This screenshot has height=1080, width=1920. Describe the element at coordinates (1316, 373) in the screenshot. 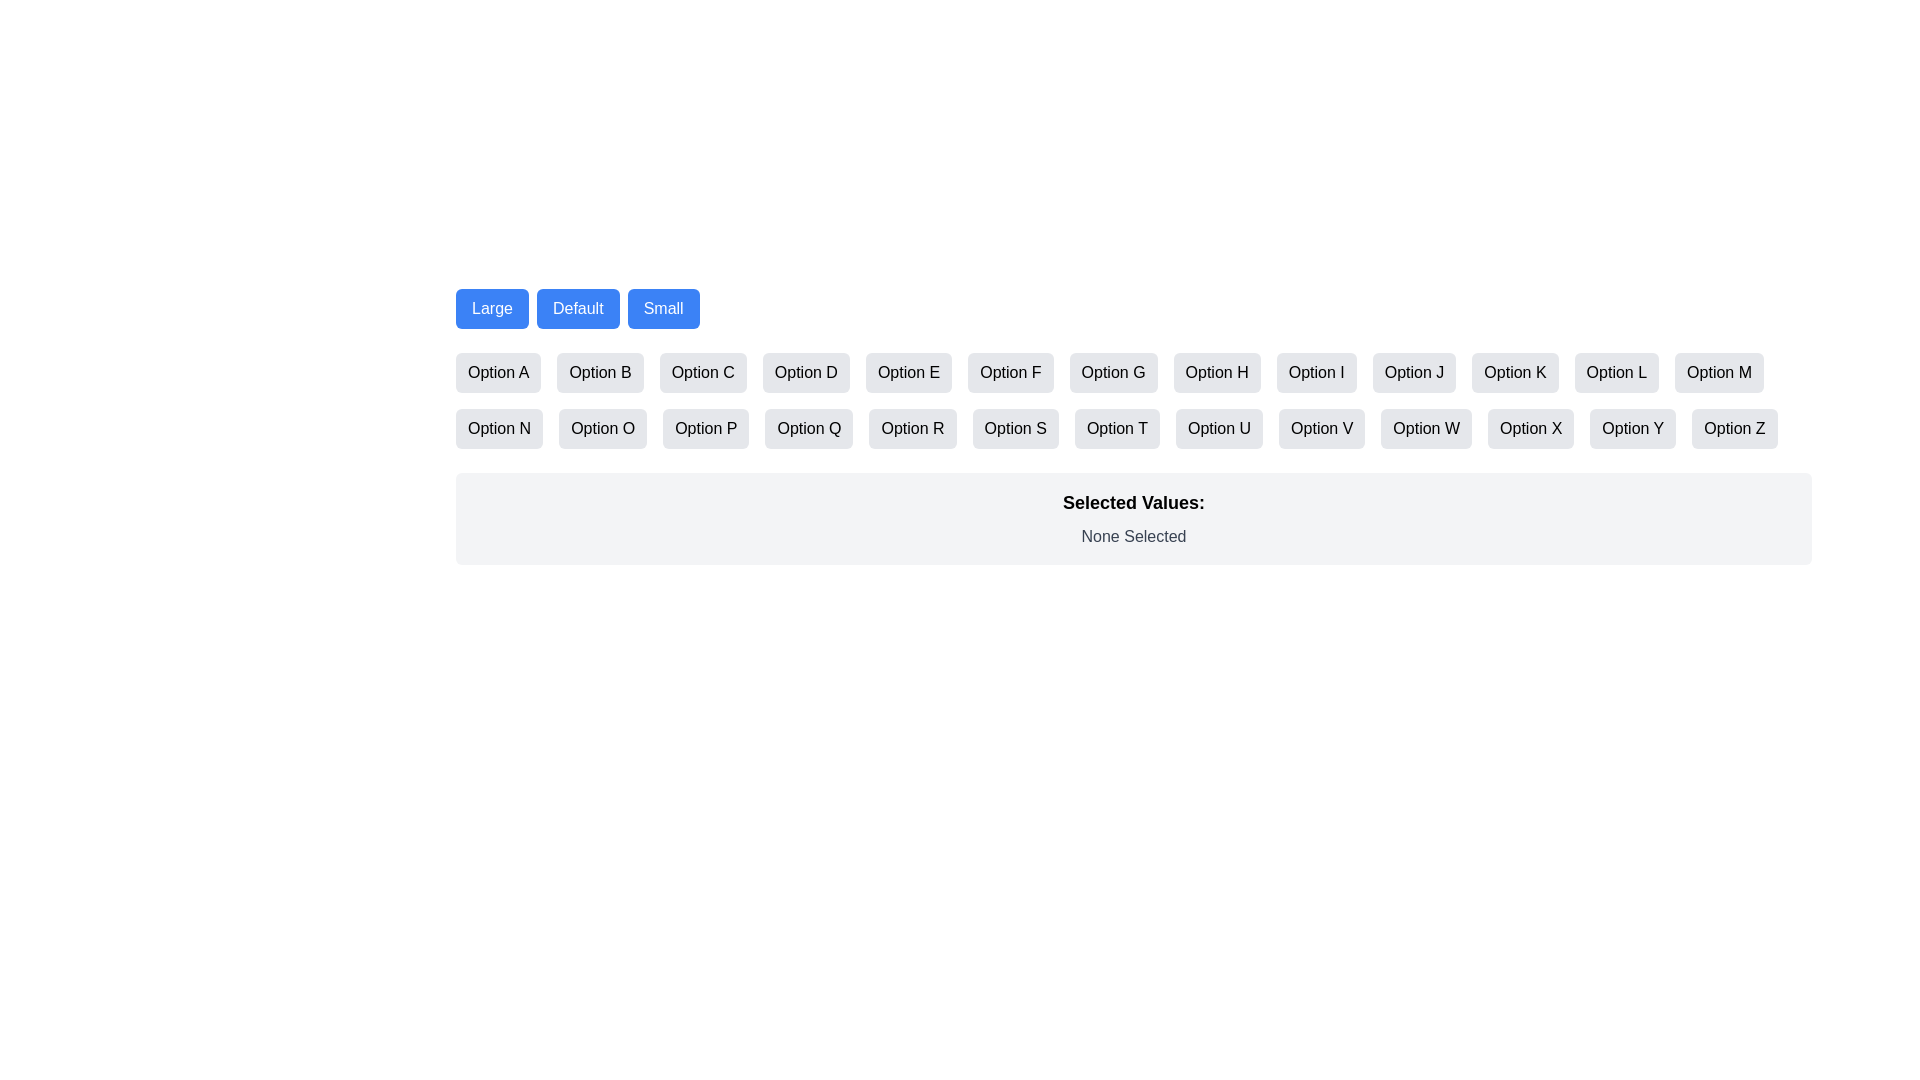

I see `the button labeled 'Option I' which is a rectangular component with rounded corners and a light gray background, located in the first row of selectable options between 'Option H' and 'Option J'` at that location.